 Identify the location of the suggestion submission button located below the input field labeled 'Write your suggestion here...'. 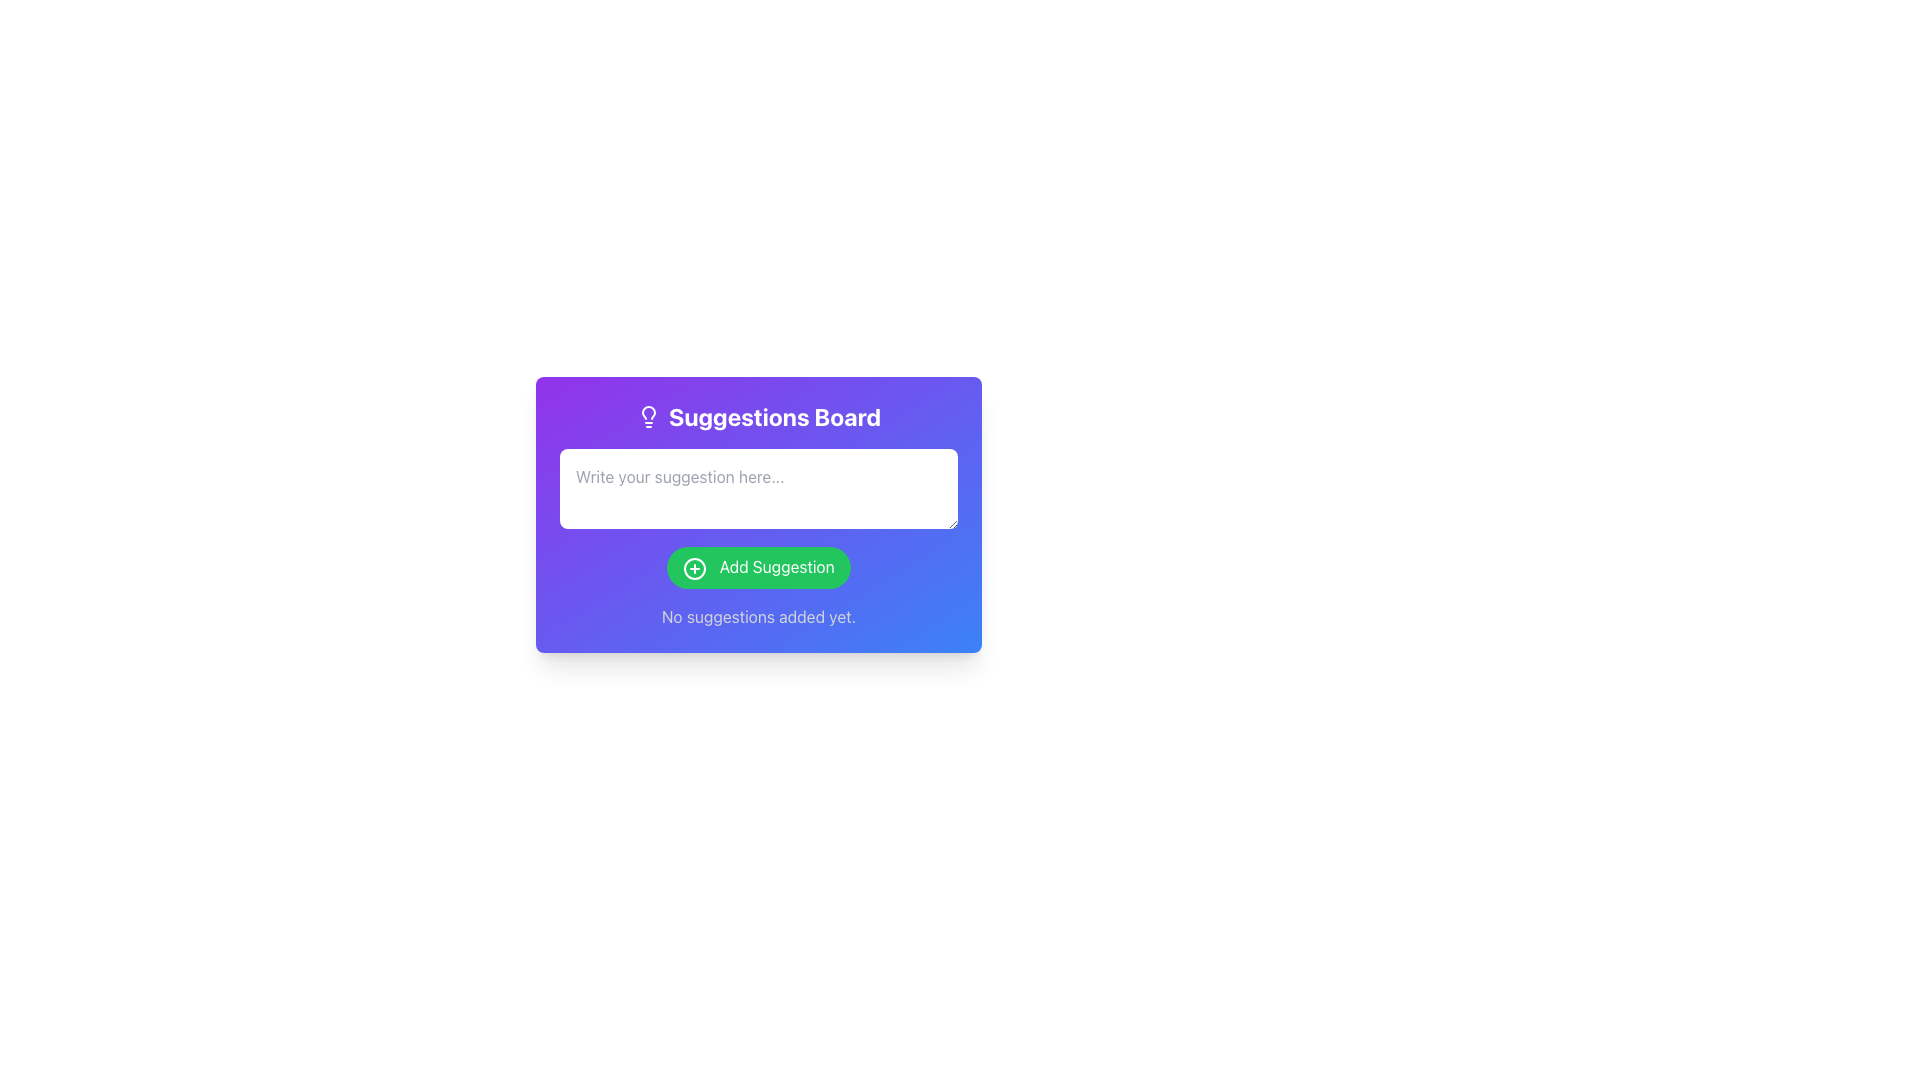
(757, 567).